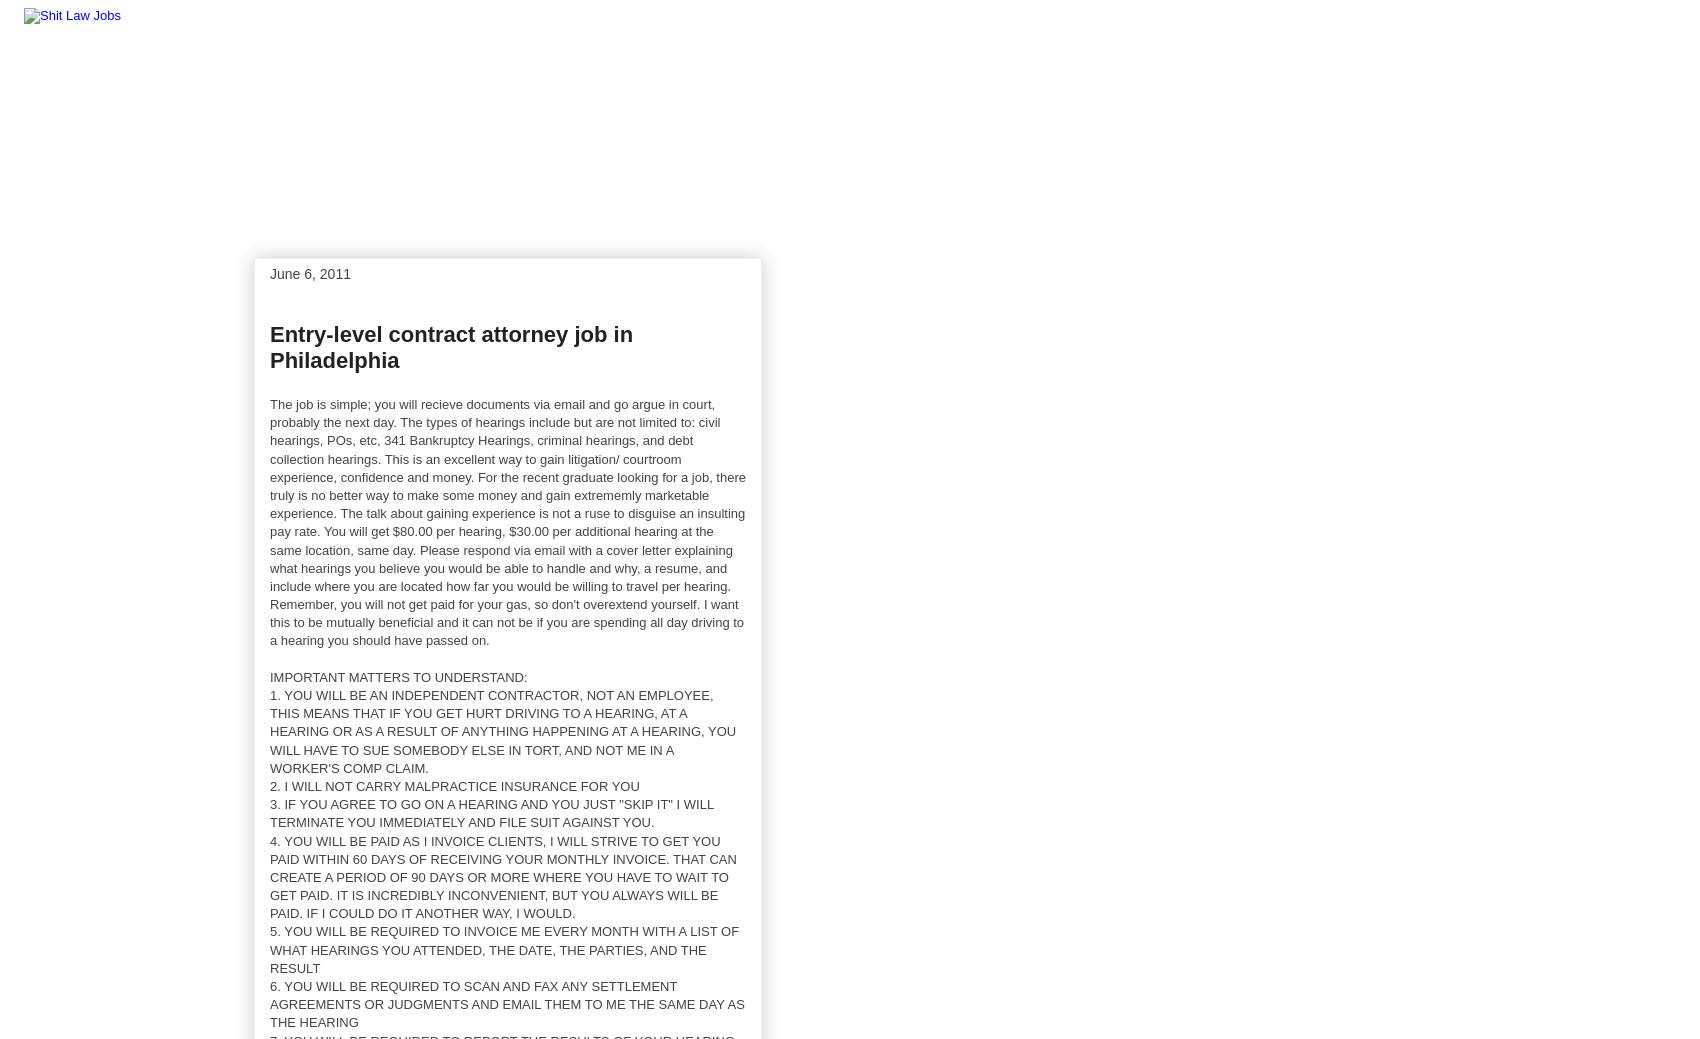 The image size is (1700, 1039). Describe the element at coordinates (503, 877) in the screenshot. I see `'4. YOU WILL BE PAID AS I INVOICE CLIENTS, I WILL STRIVE TO GET YOU PAID WITHIN 60 DAYS OF RECEIVING YOUR MONTHLY INVOICE. THAT CAN CREATE A PERIOD OF 90 DAYS OR MORE WHERE YOU HAVE TO WAIT TO GET PAID. IT IS INCREDIBLY INCONVENIENT, BUT YOU ALWAYS WILL BE PAID. IF I COULD DO IT ANOTHER WAY, I WOULD.'` at that location.